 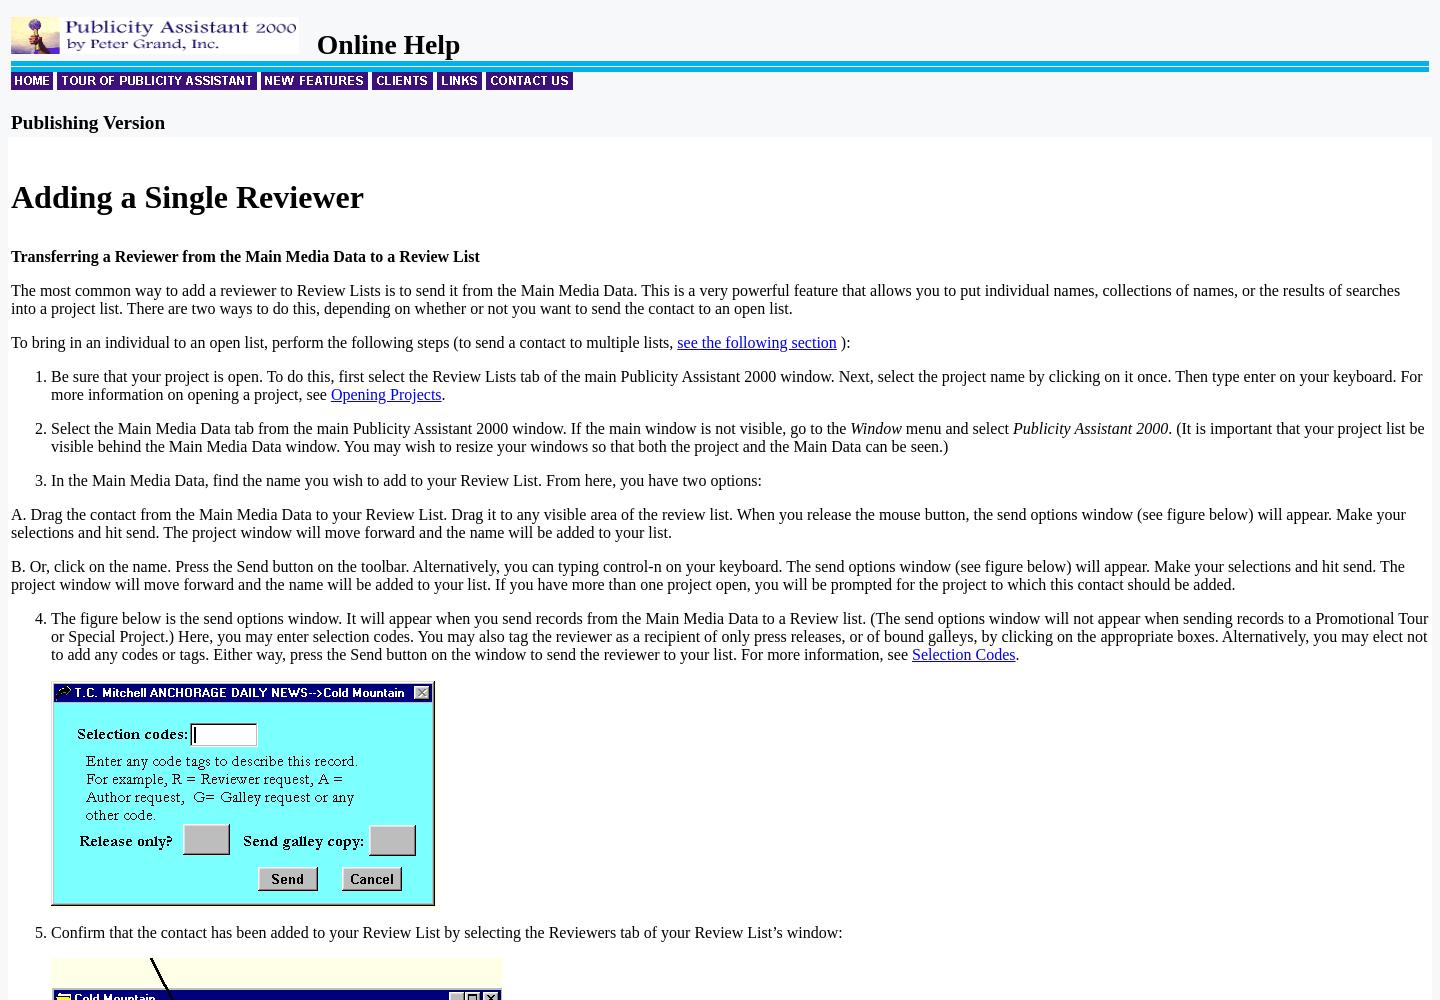 What do you see at coordinates (707, 574) in the screenshot?
I see `'B. Or, click on the name.  Press the Send button on the toolbar.  Alternatively,
you can typing control-n on your keyboard. The send options window (see figure
below) will appear.  Make your selections and hit send.  The project window
will move forward and the name will be added to your list. If you have more than
one project open, you will be prompted for the project to which this contact
should be added.'` at bounding box center [707, 574].